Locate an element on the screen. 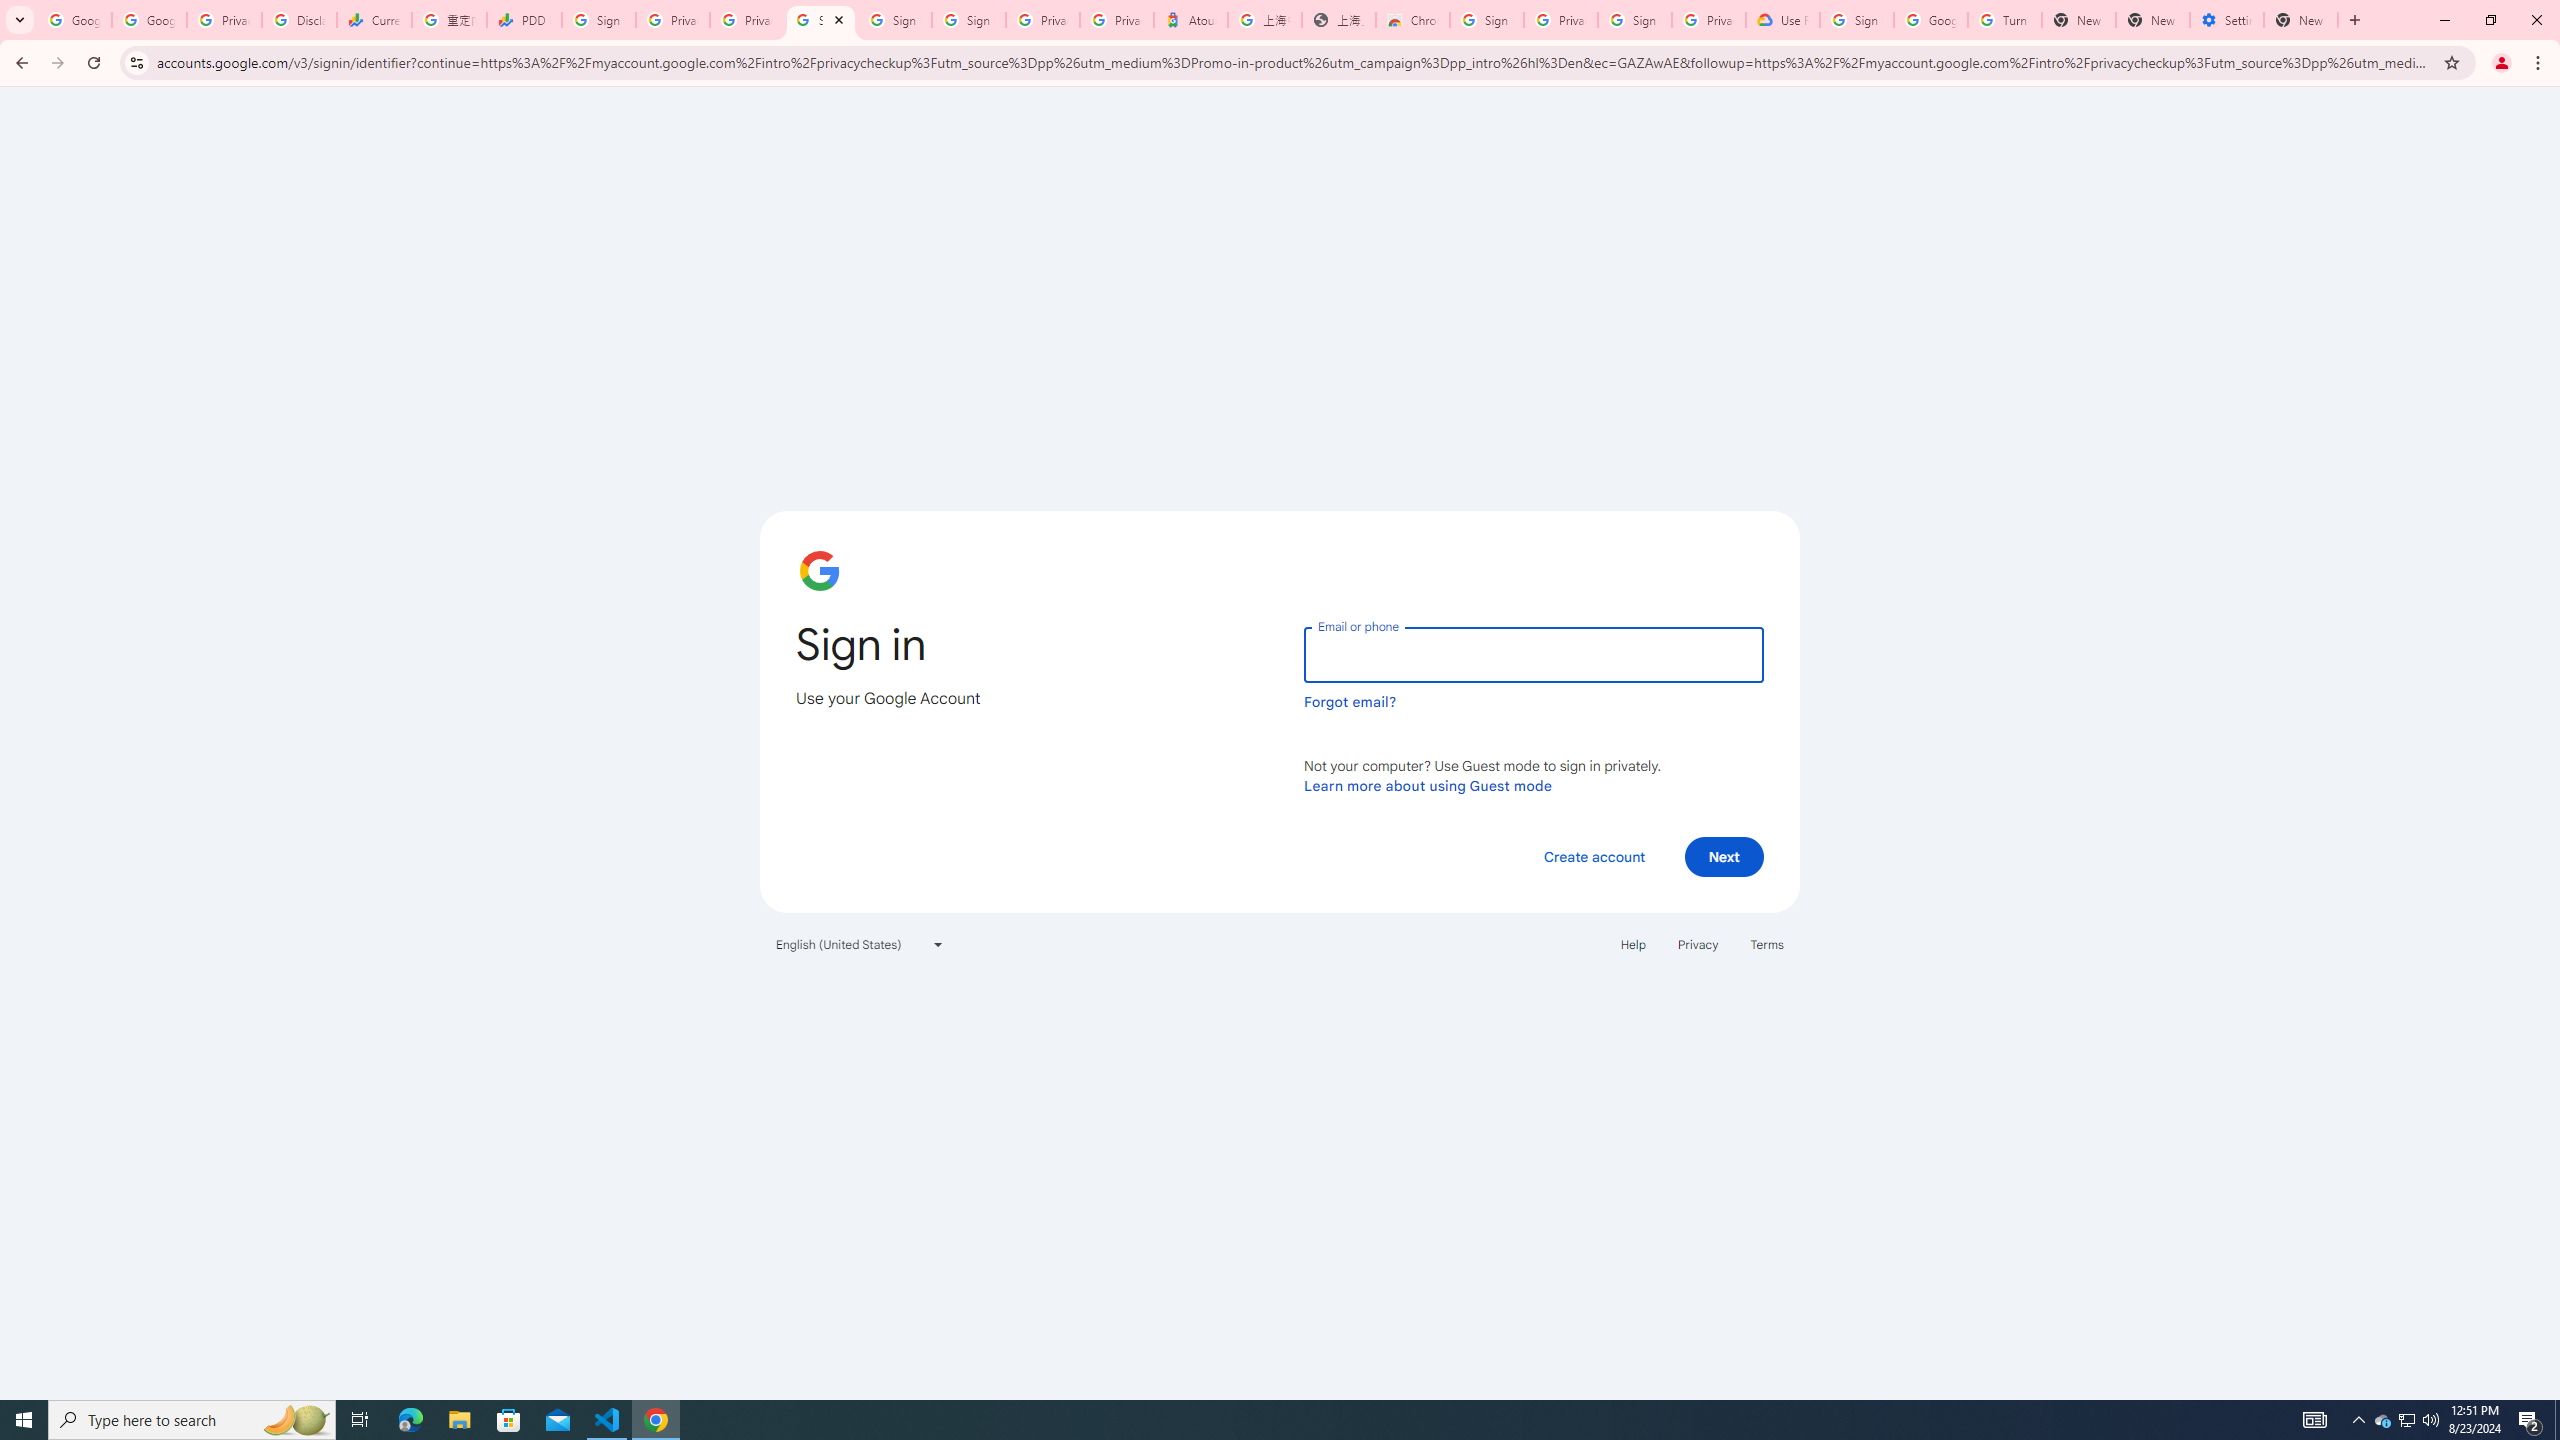 The height and width of the screenshot is (1440, 2560). 'Google Account Help' is located at coordinates (1929, 19).